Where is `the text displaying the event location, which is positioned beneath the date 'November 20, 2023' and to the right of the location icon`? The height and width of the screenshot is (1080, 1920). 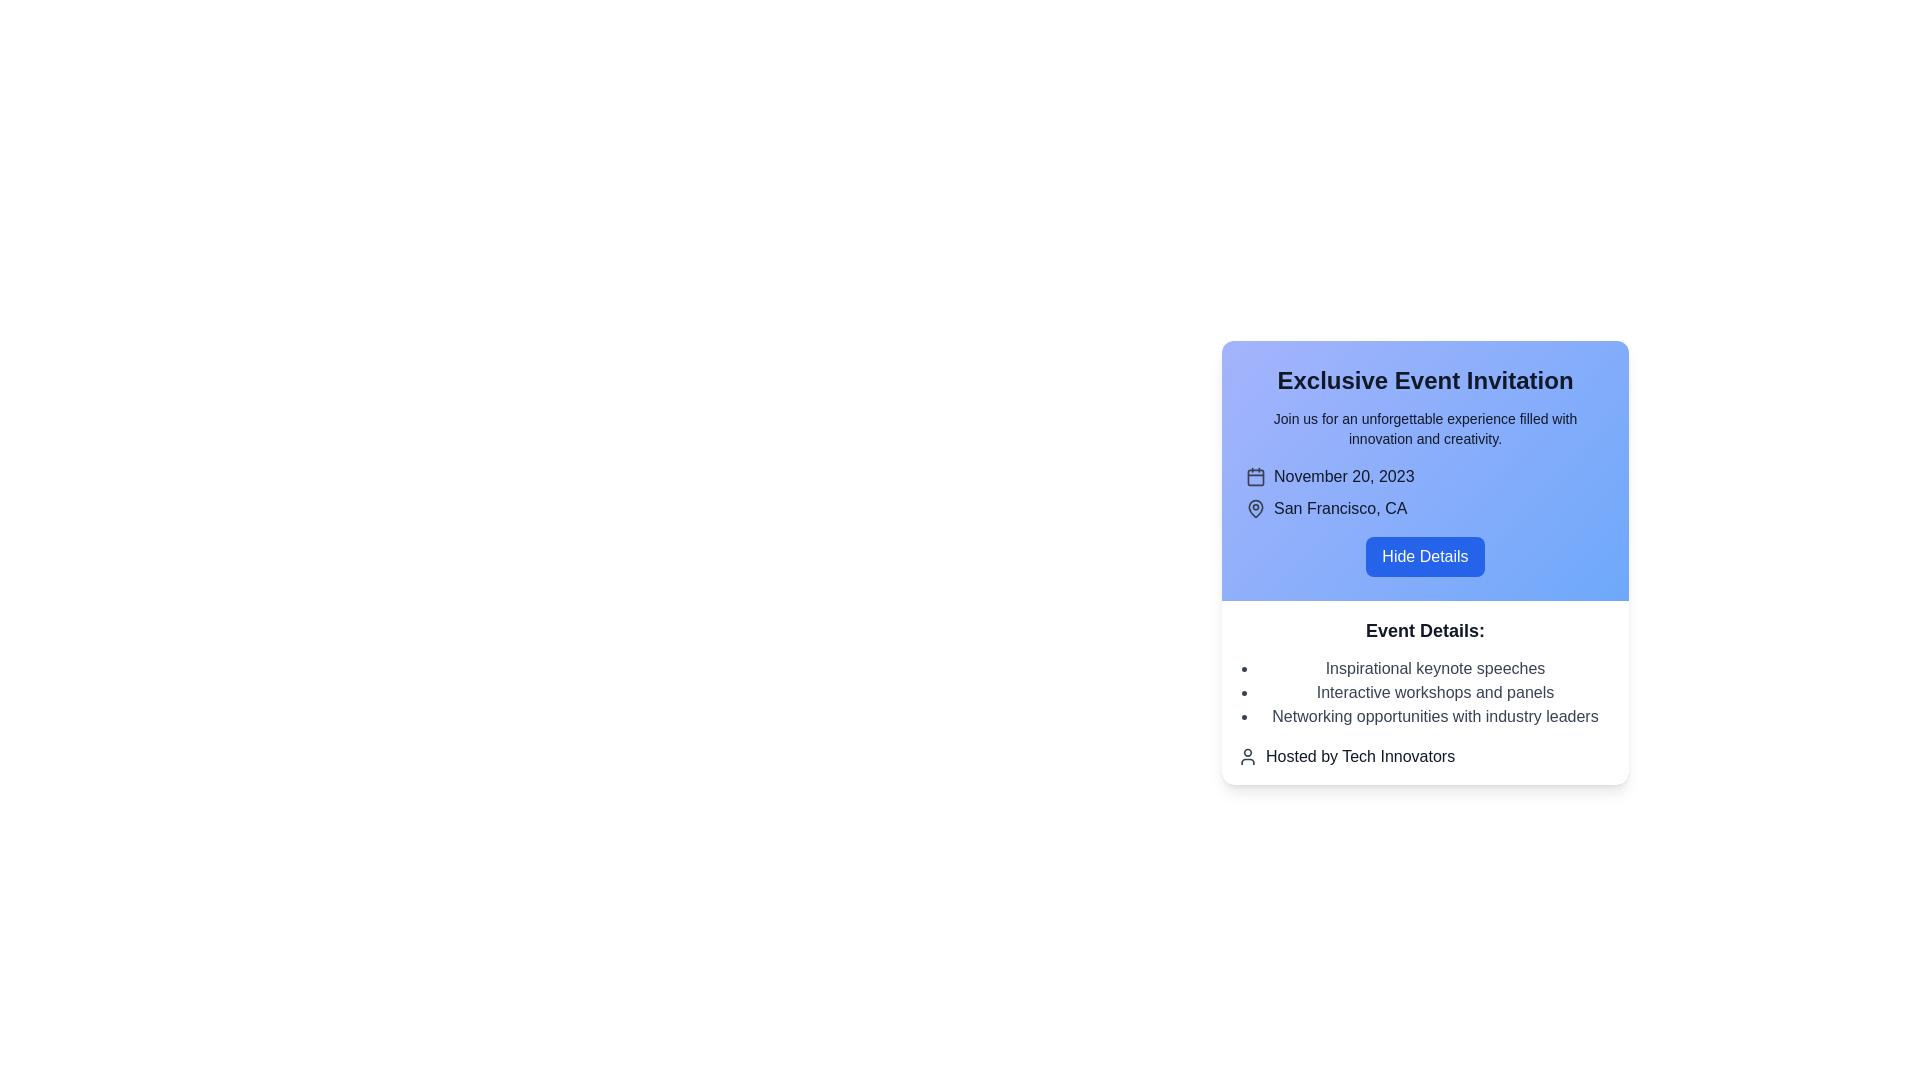
the text displaying the event location, which is positioned beneath the date 'November 20, 2023' and to the right of the location icon is located at coordinates (1339, 508).